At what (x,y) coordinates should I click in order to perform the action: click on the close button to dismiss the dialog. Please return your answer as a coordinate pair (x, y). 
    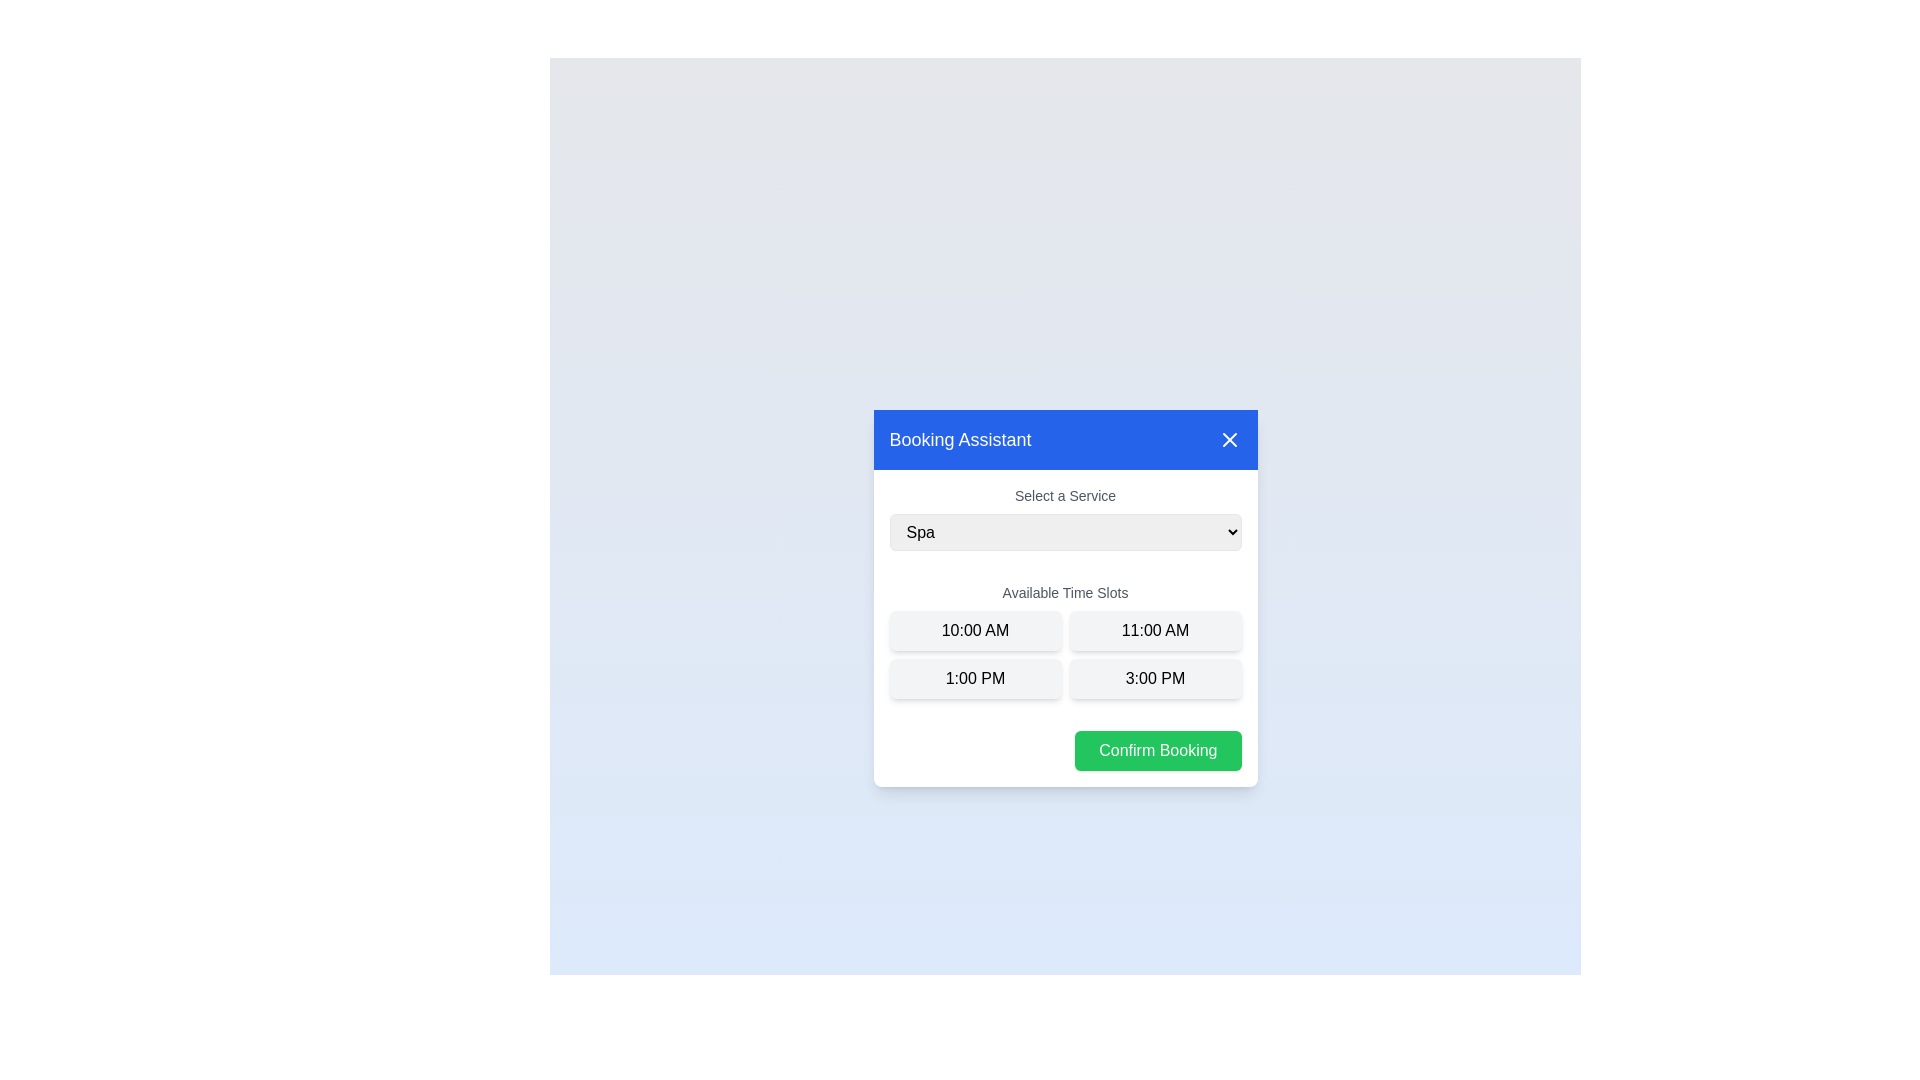
    Looking at the image, I should click on (1228, 438).